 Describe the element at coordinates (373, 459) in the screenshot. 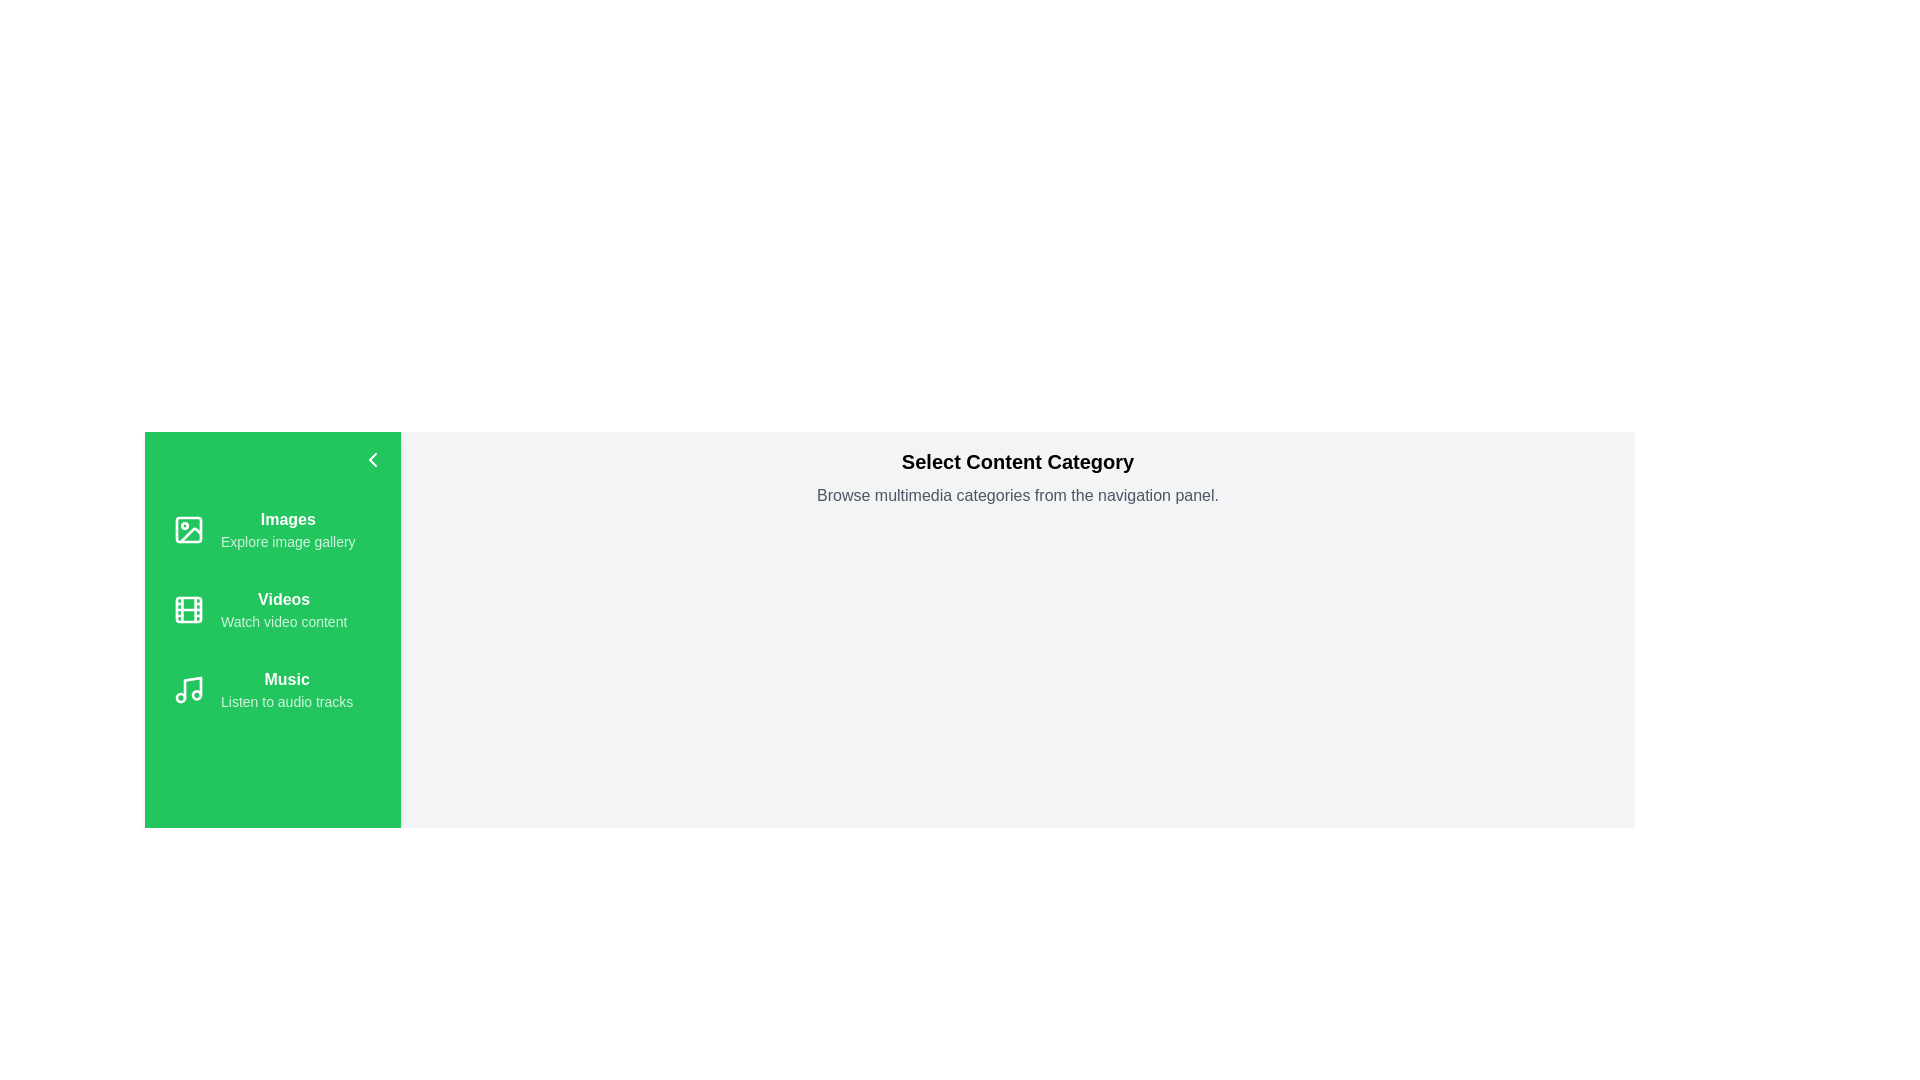

I see `toggle button to open or close the navigation drawer` at that location.